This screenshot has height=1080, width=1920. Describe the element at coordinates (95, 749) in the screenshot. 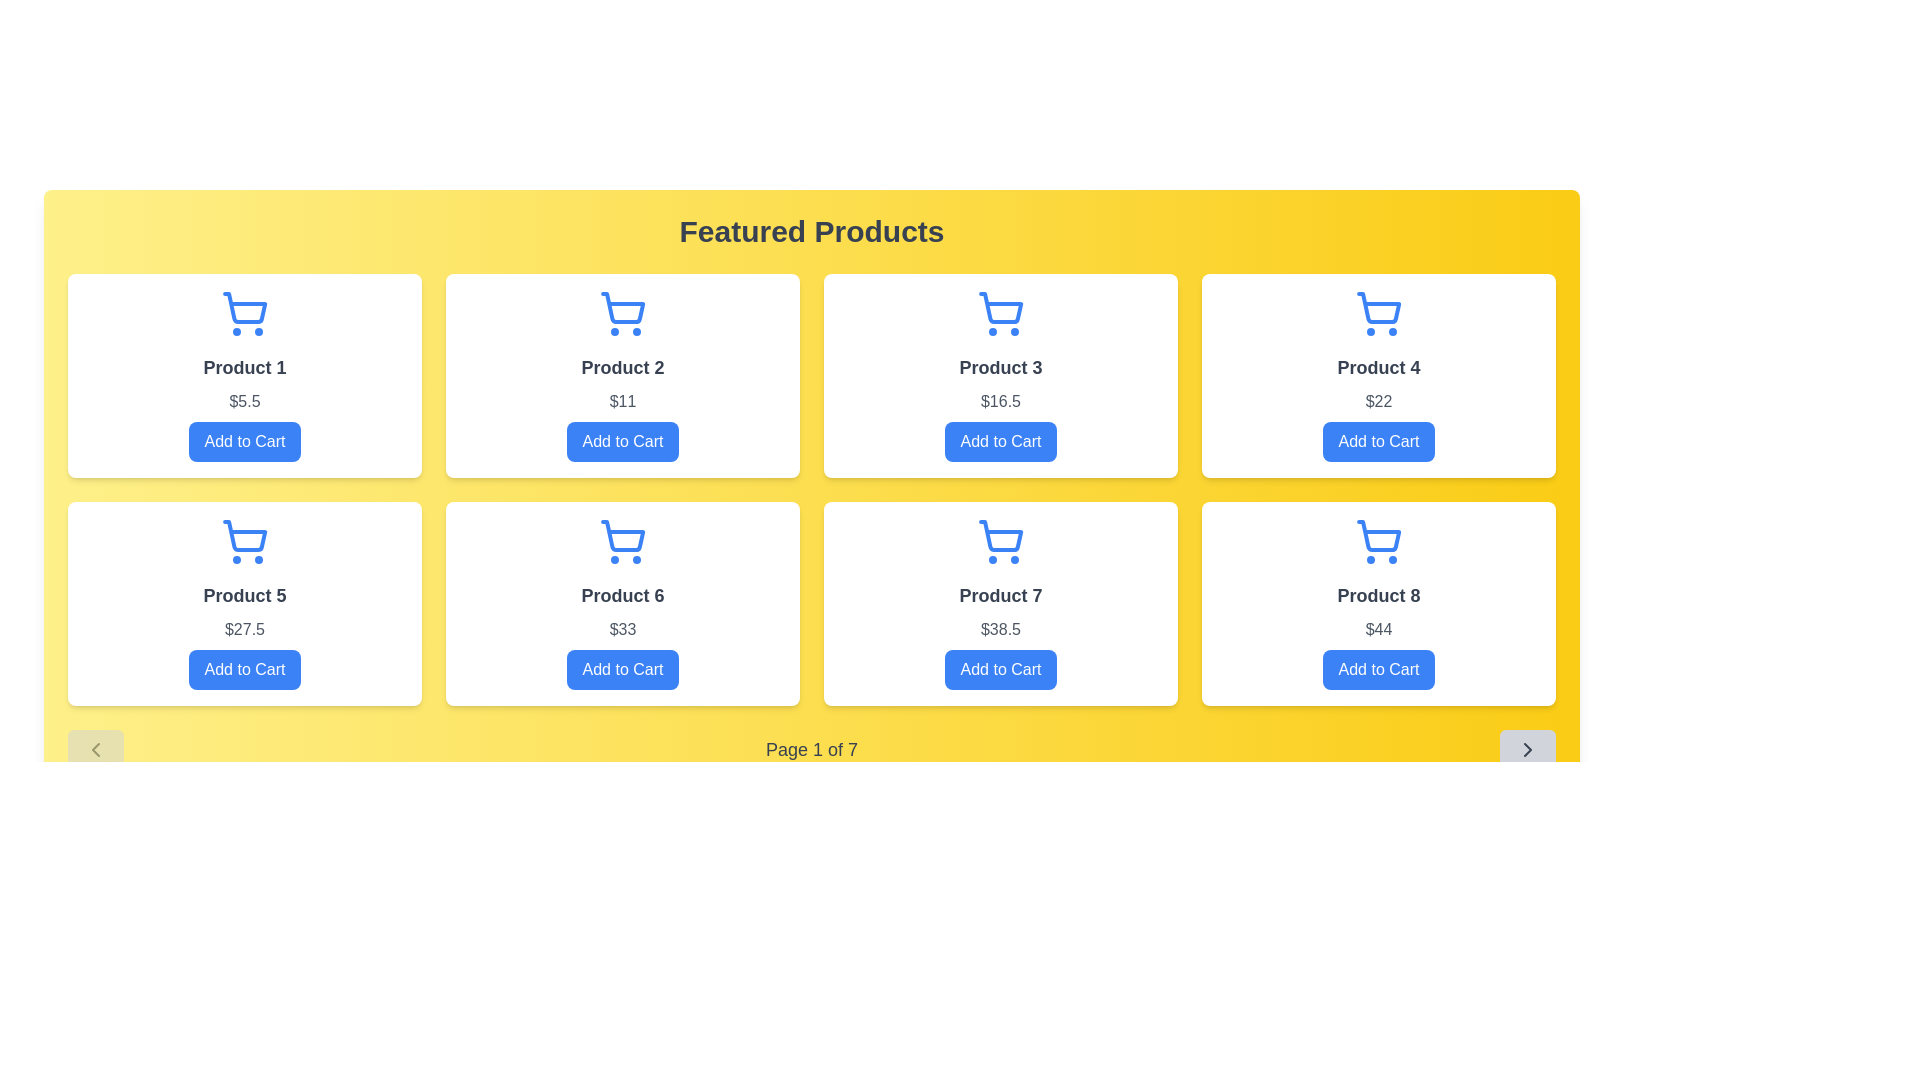

I see `the circular button icon located in the bottom-left corner of the interface` at that location.